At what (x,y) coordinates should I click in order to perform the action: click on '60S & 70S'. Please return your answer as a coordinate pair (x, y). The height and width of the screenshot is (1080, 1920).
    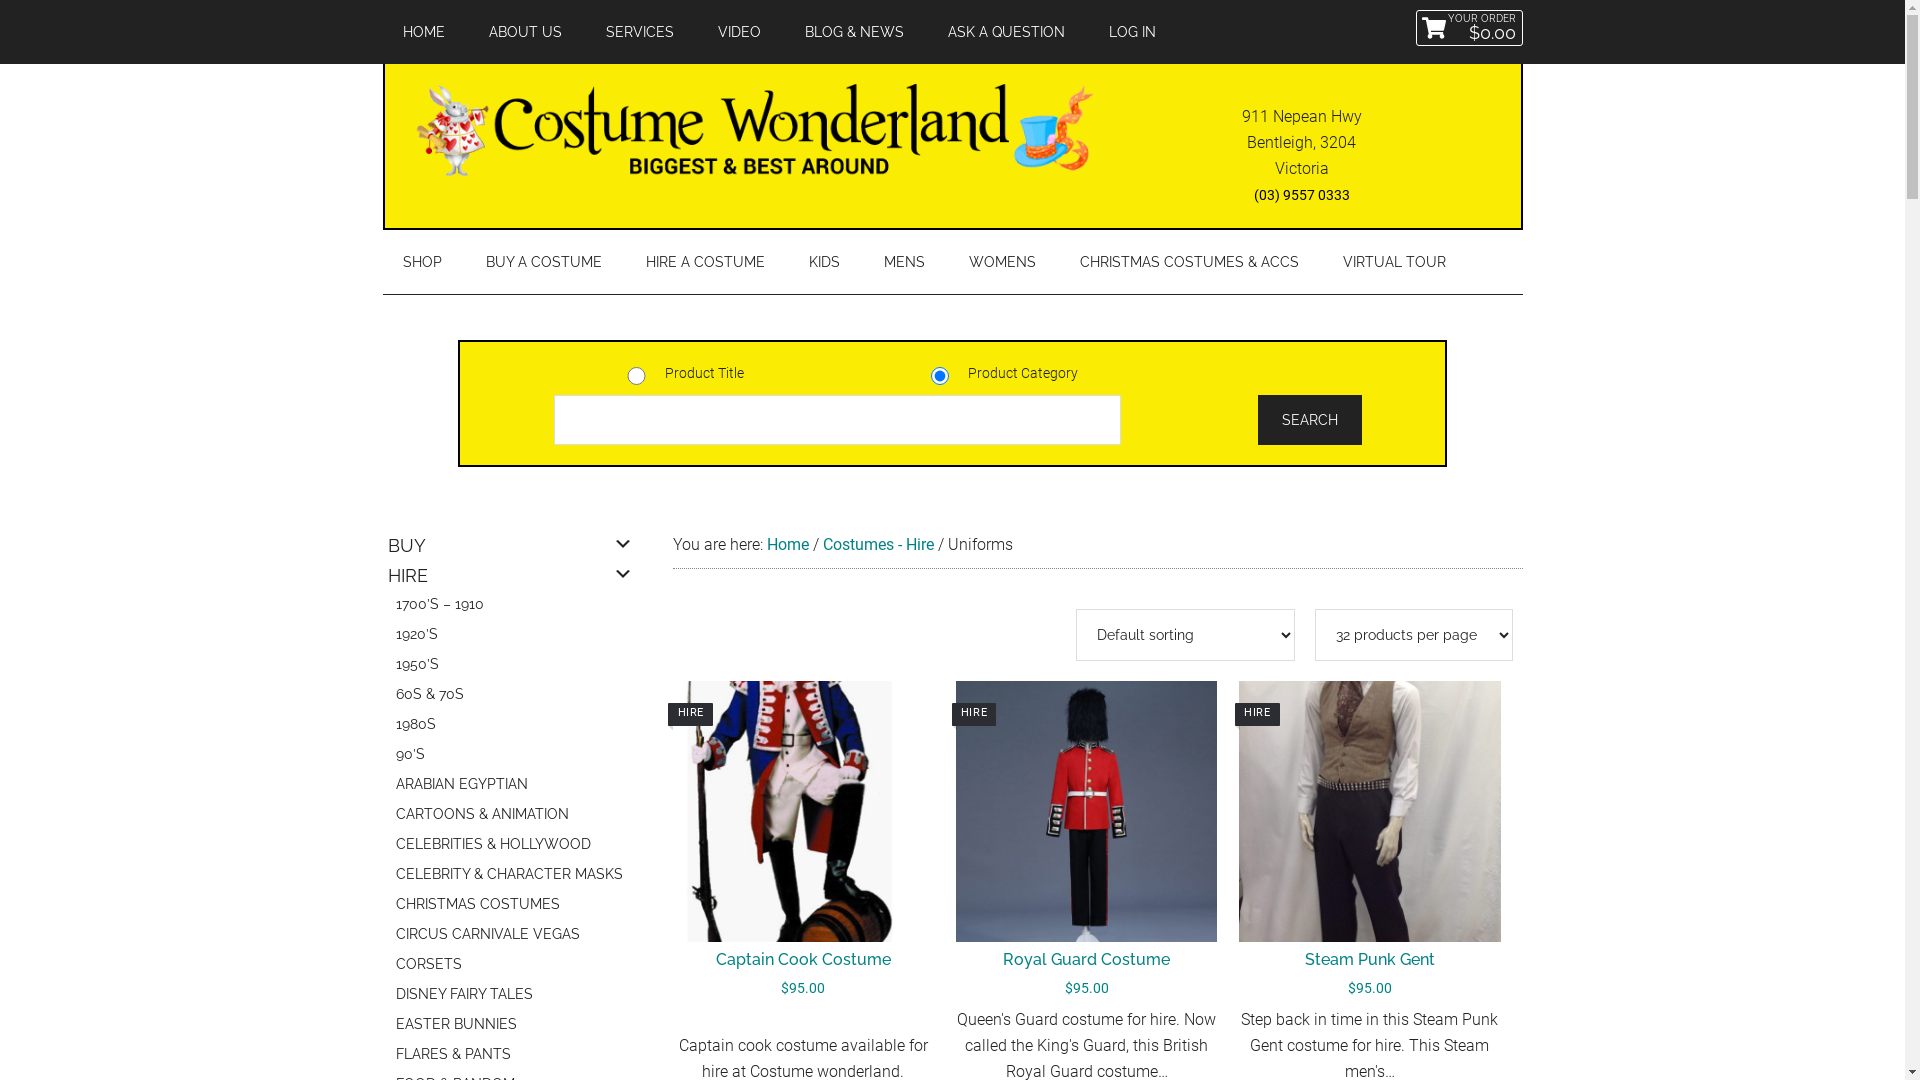
    Looking at the image, I should click on (389, 696).